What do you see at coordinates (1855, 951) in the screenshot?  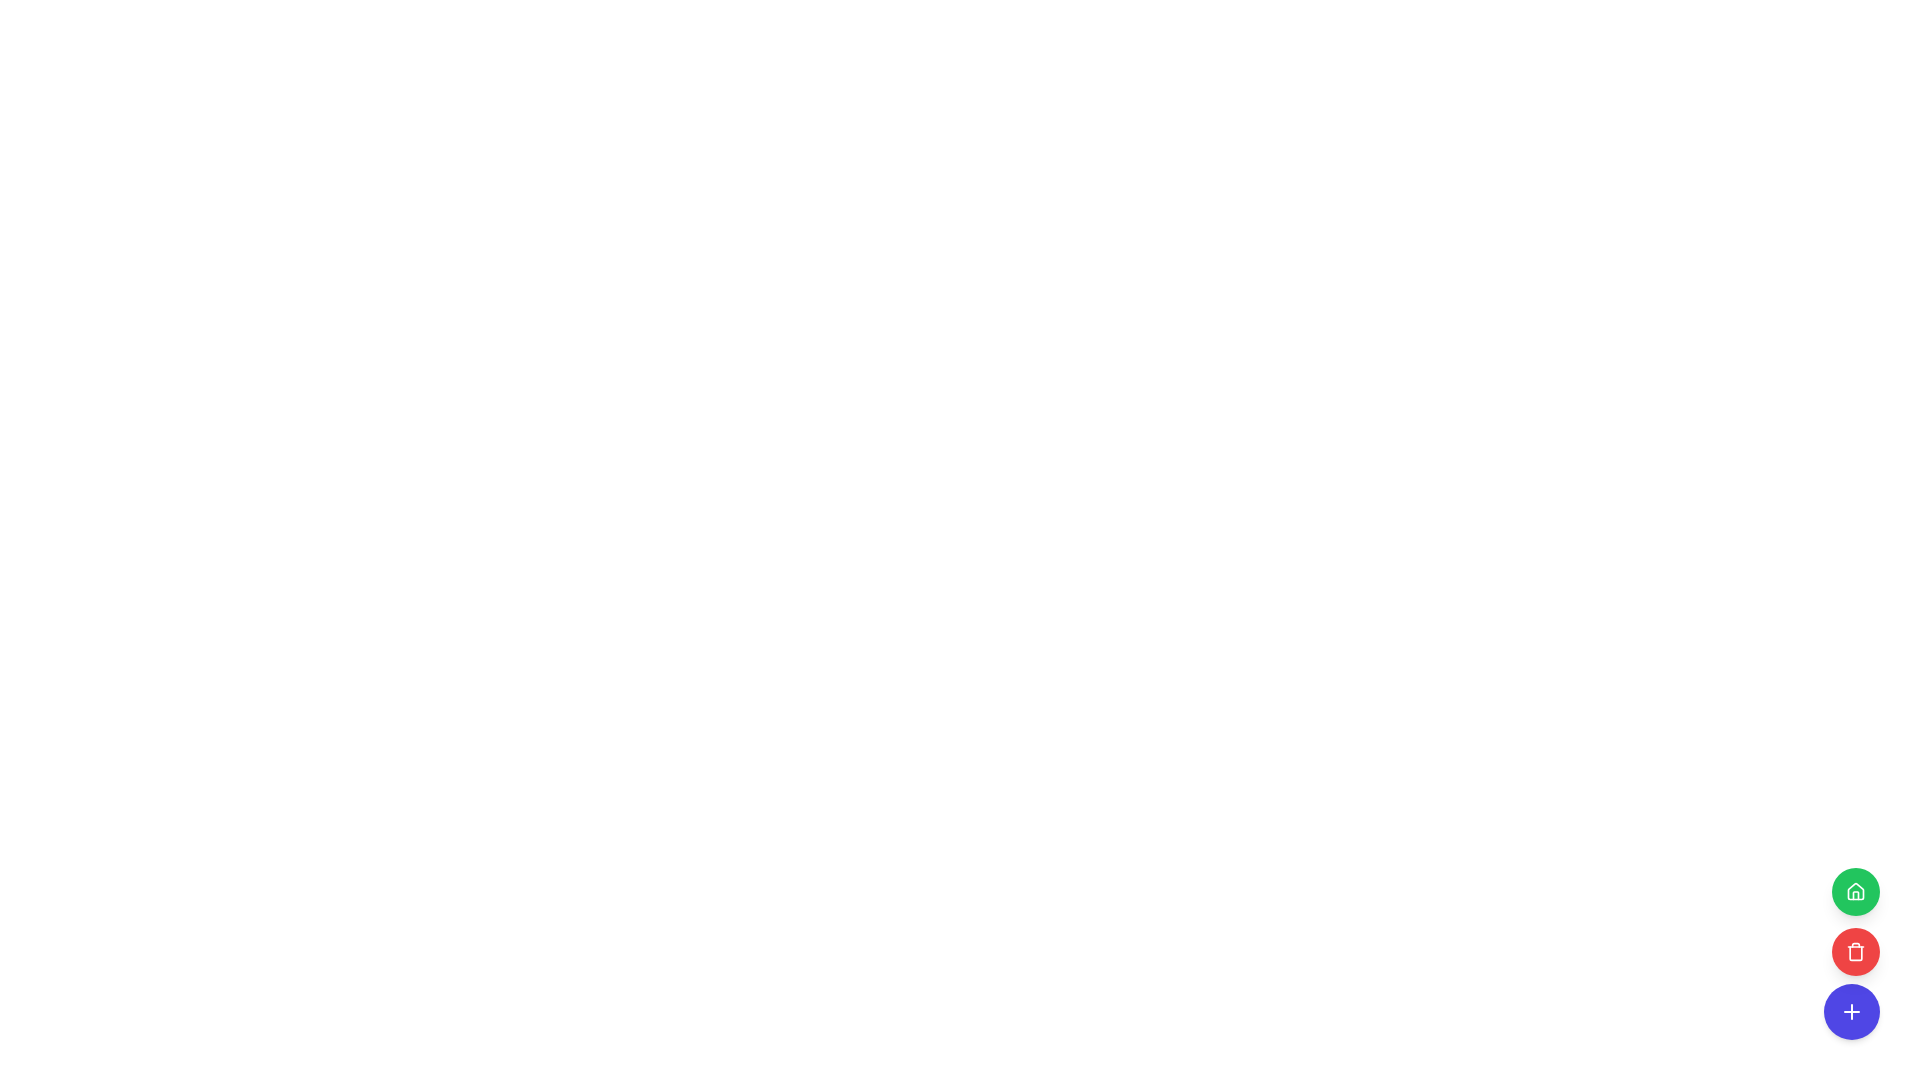 I see `the circular red button with a trash bin icon` at bounding box center [1855, 951].